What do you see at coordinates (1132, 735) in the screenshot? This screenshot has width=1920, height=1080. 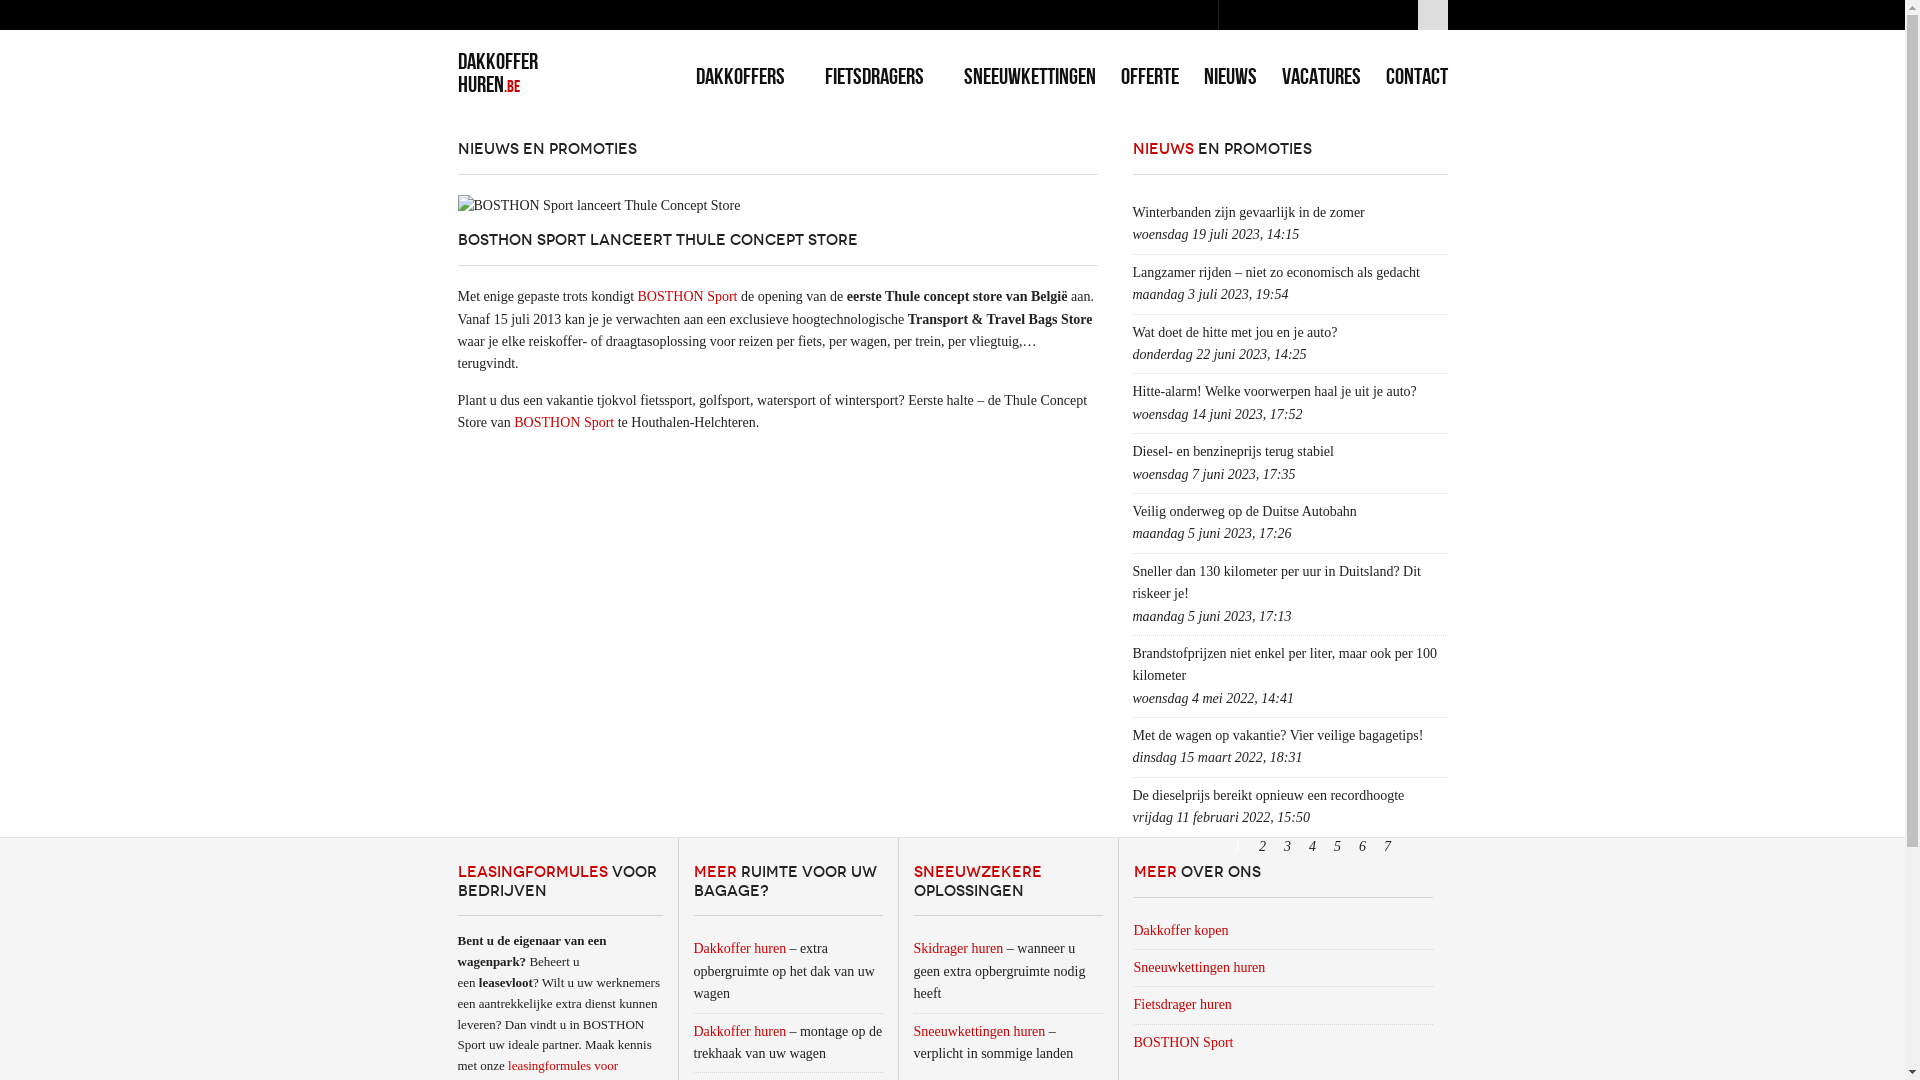 I see `'Met de wagen op vakantie? Vier veilige bagagetips!'` at bounding box center [1132, 735].